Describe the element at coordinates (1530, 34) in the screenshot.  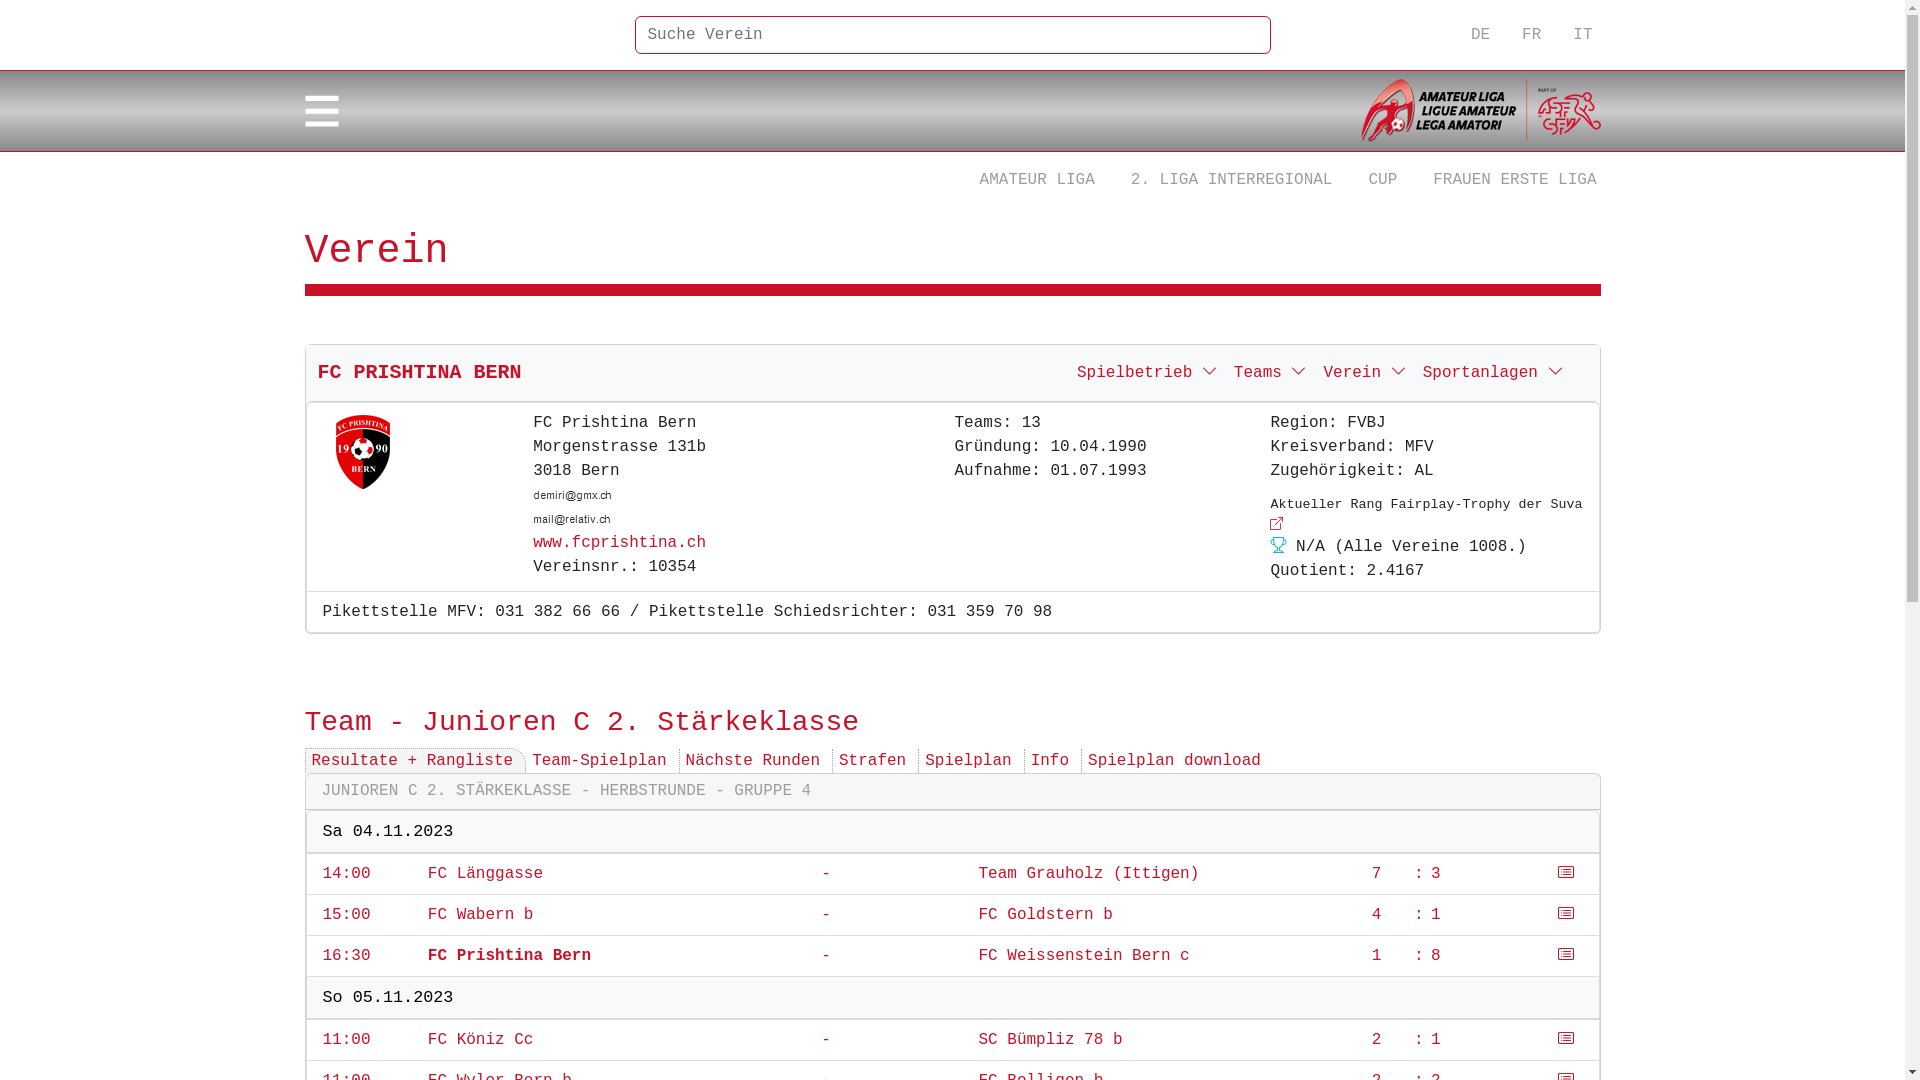
I see `'FR'` at that location.